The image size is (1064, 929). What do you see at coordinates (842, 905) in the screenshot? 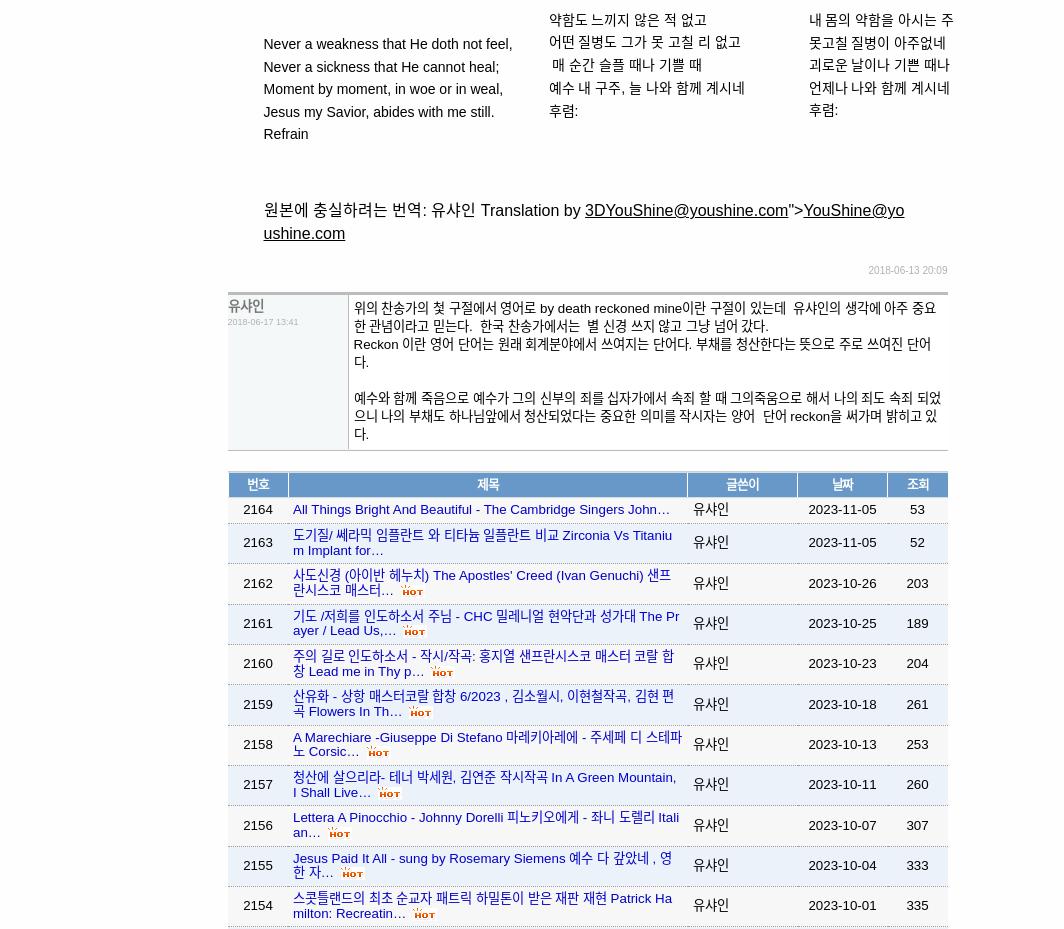
I see `'2023-10-01'` at bounding box center [842, 905].